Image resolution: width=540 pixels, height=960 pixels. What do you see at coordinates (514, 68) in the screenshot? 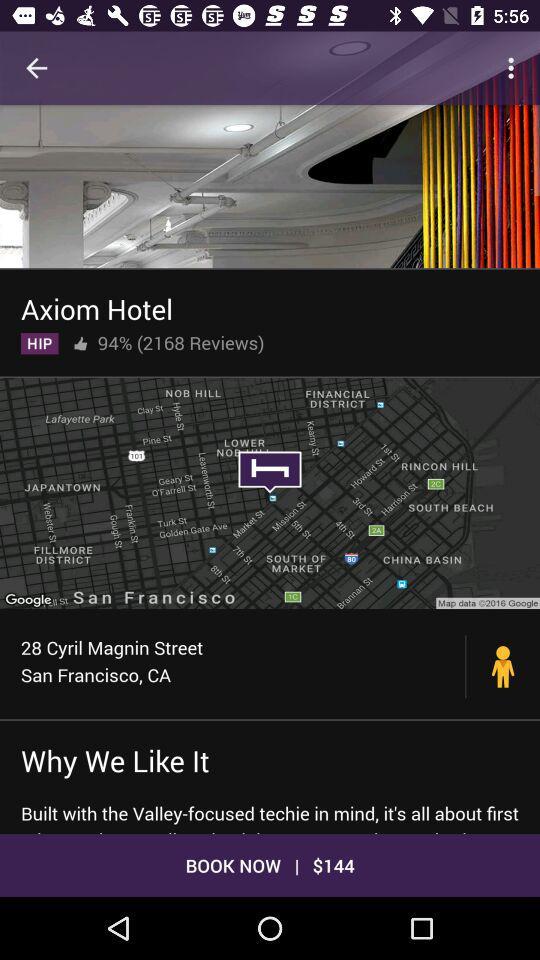
I see `three vertical dots which is at top right corner` at bounding box center [514, 68].